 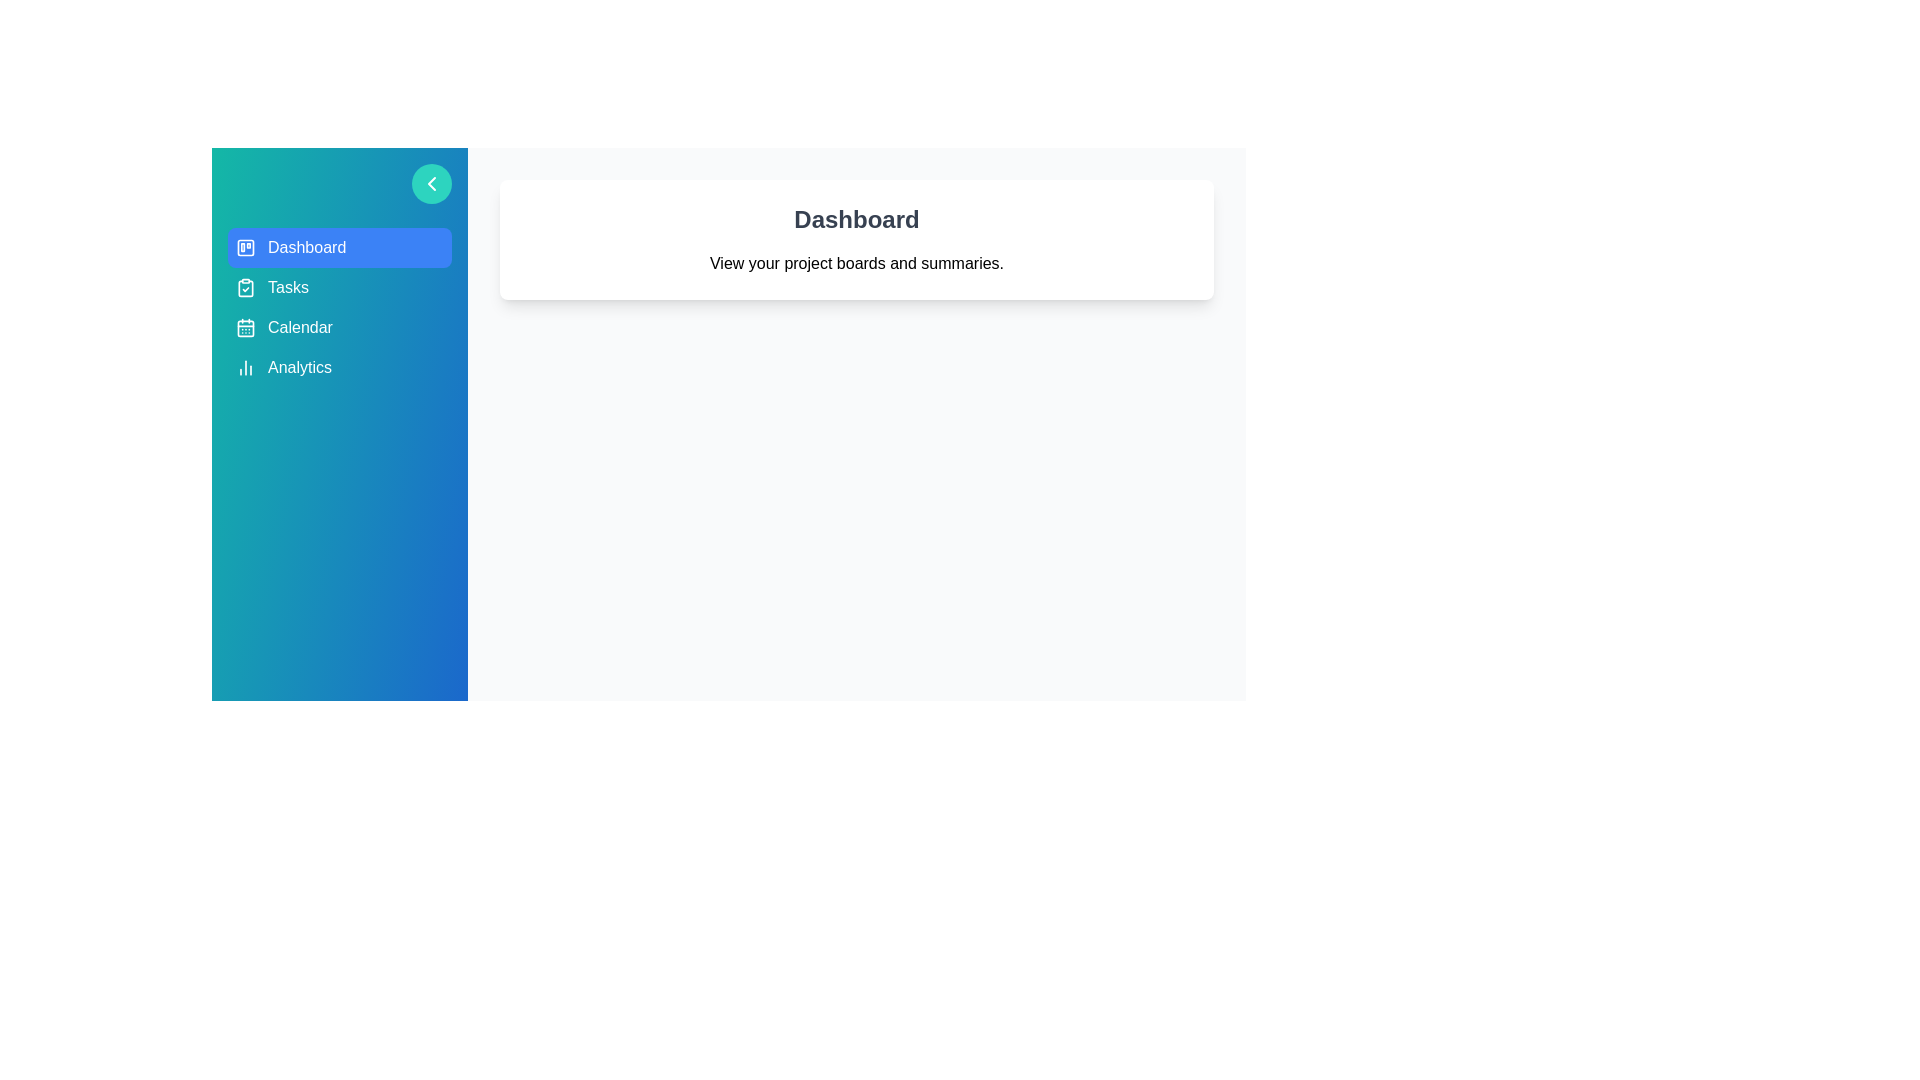 What do you see at coordinates (340, 288) in the screenshot?
I see `the 'Tasks' button located in the sidebar` at bounding box center [340, 288].